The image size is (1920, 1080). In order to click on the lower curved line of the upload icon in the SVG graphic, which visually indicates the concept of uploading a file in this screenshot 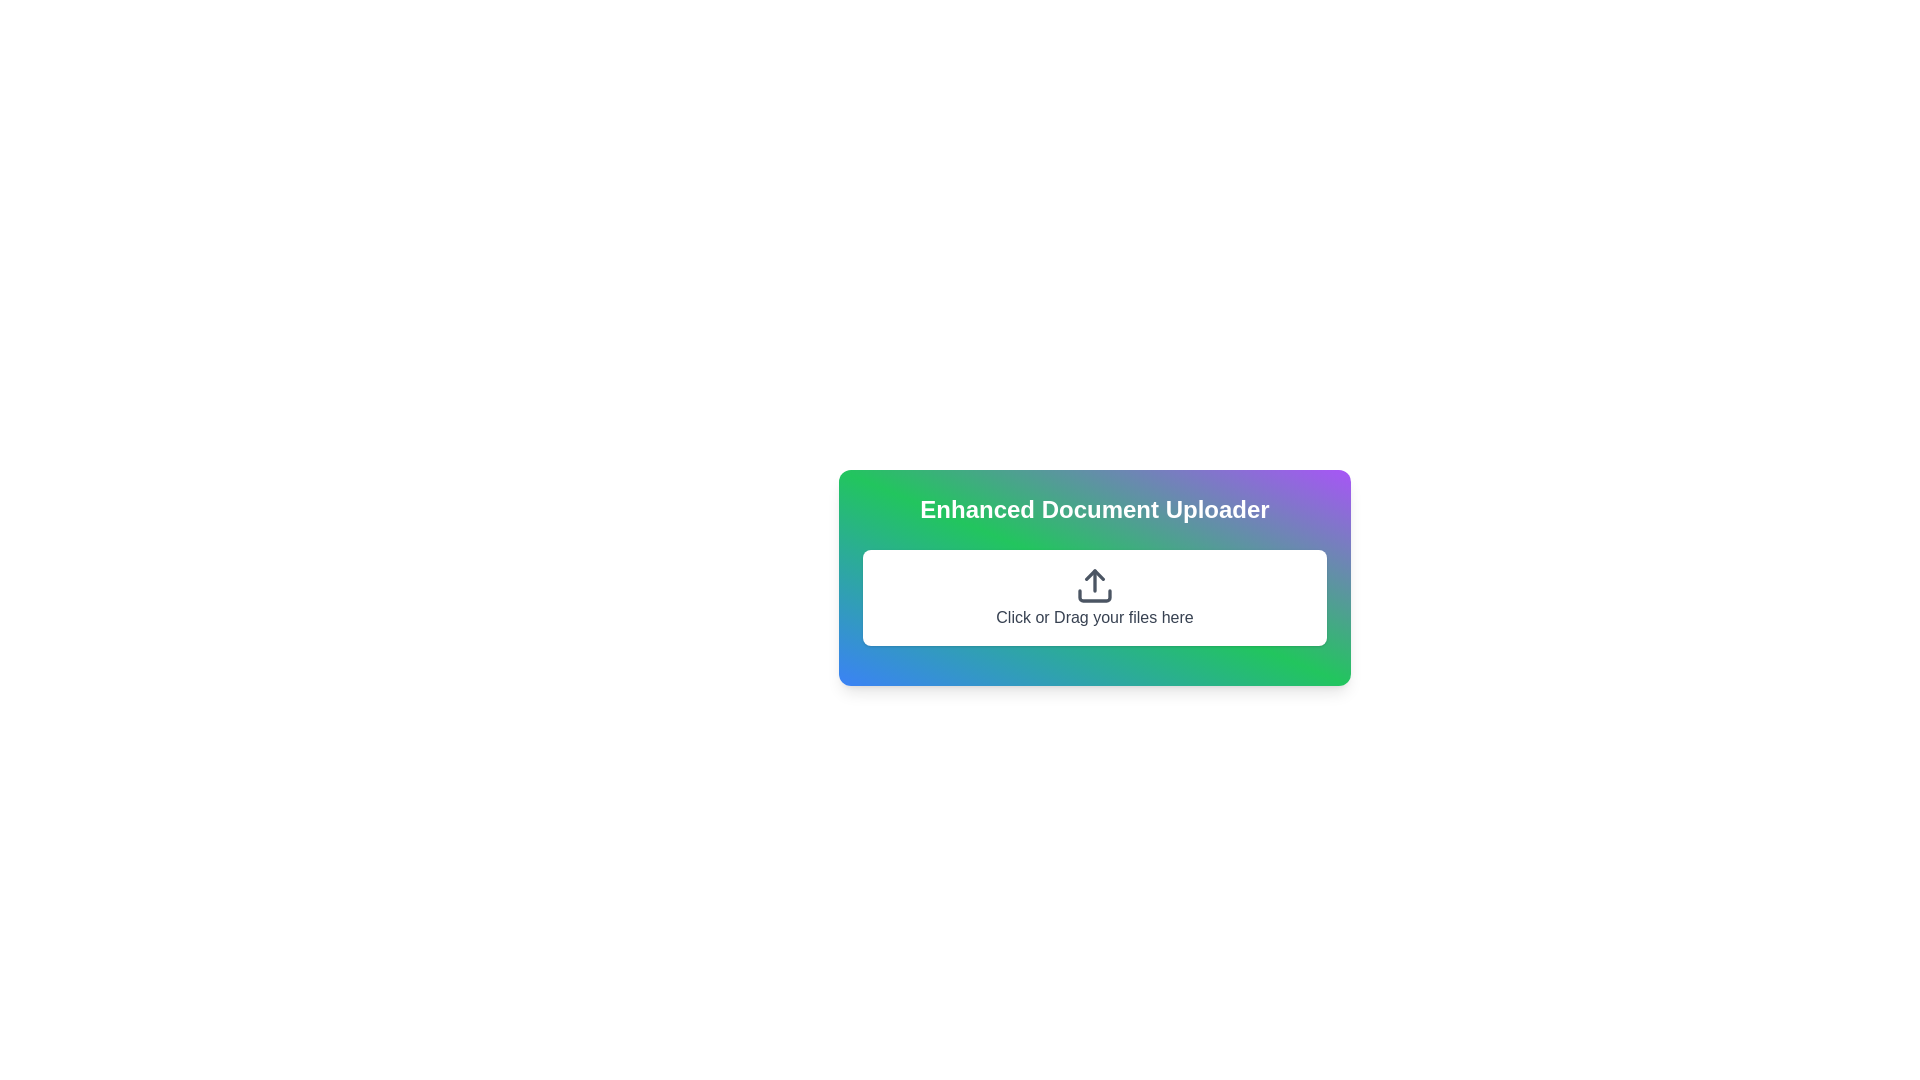, I will do `click(1093, 595)`.